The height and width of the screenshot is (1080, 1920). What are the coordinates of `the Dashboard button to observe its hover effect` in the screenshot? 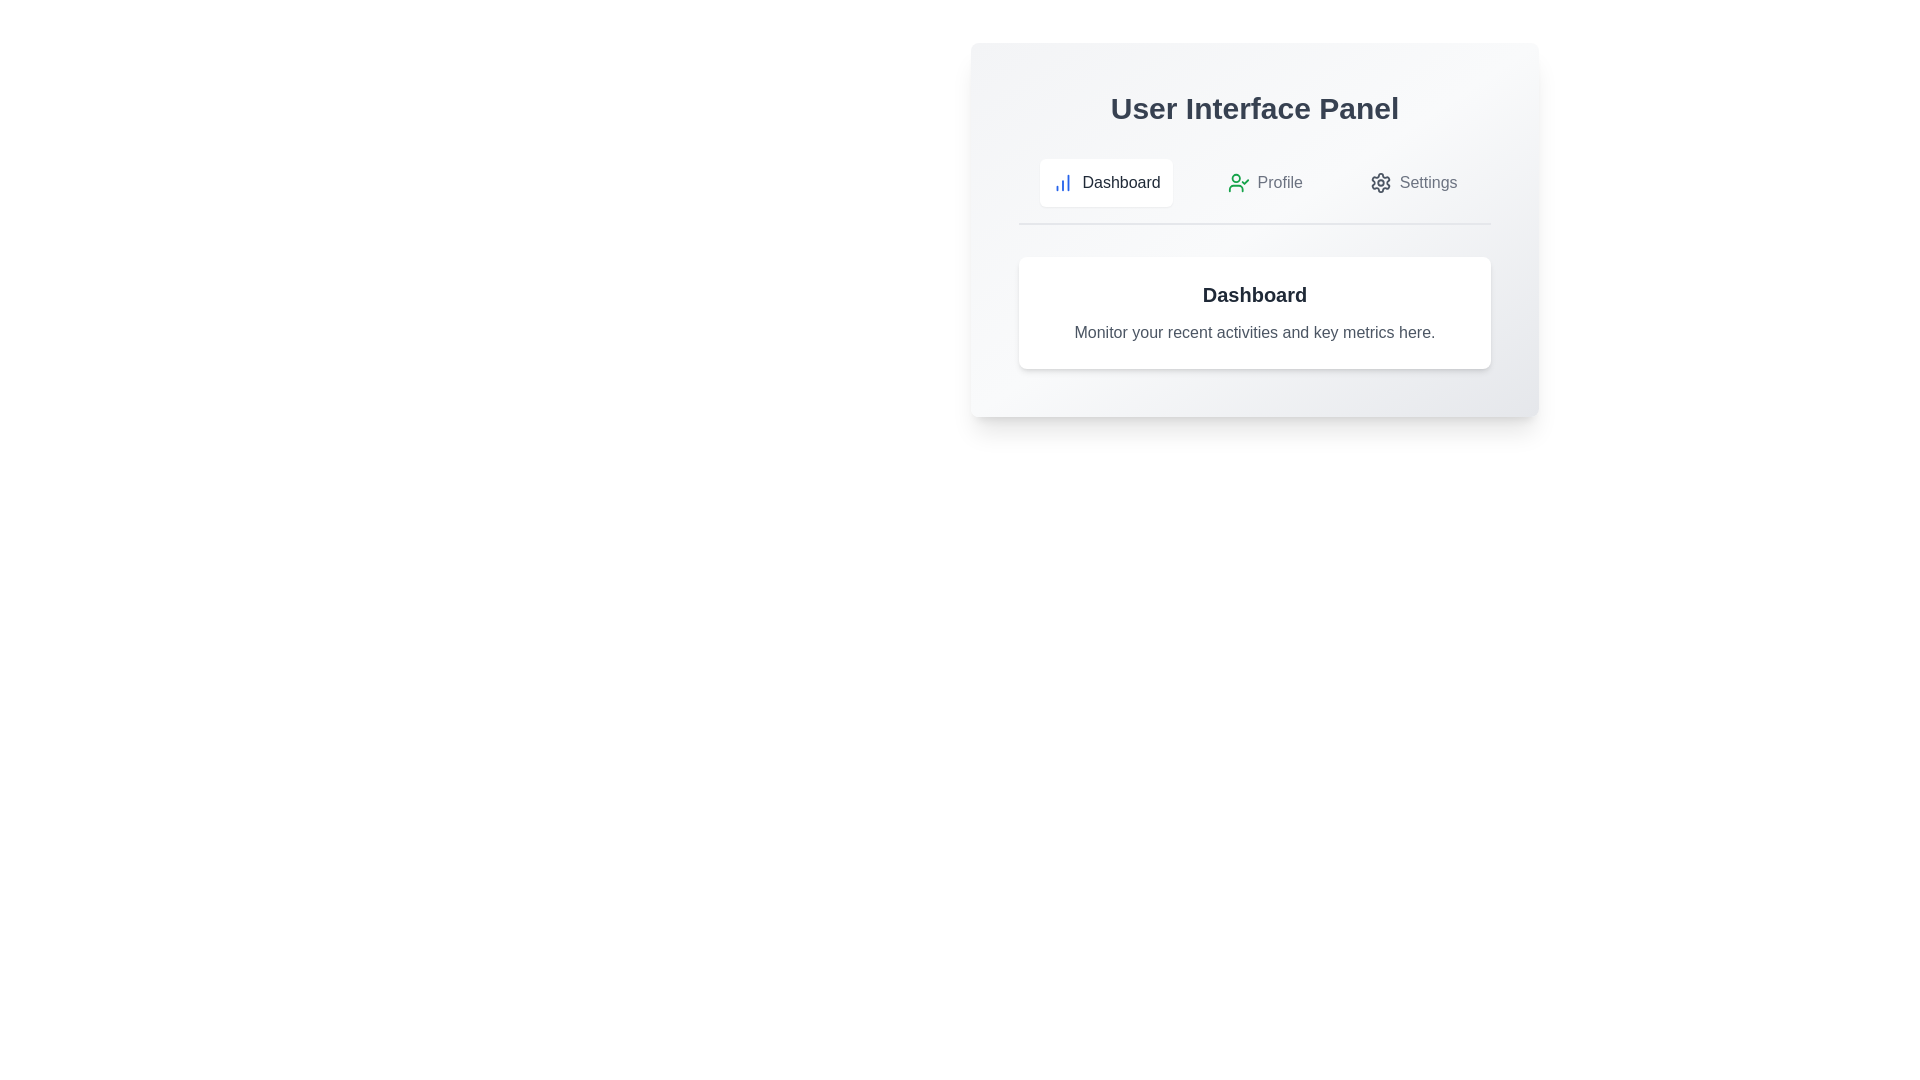 It's located at (1105, 182).